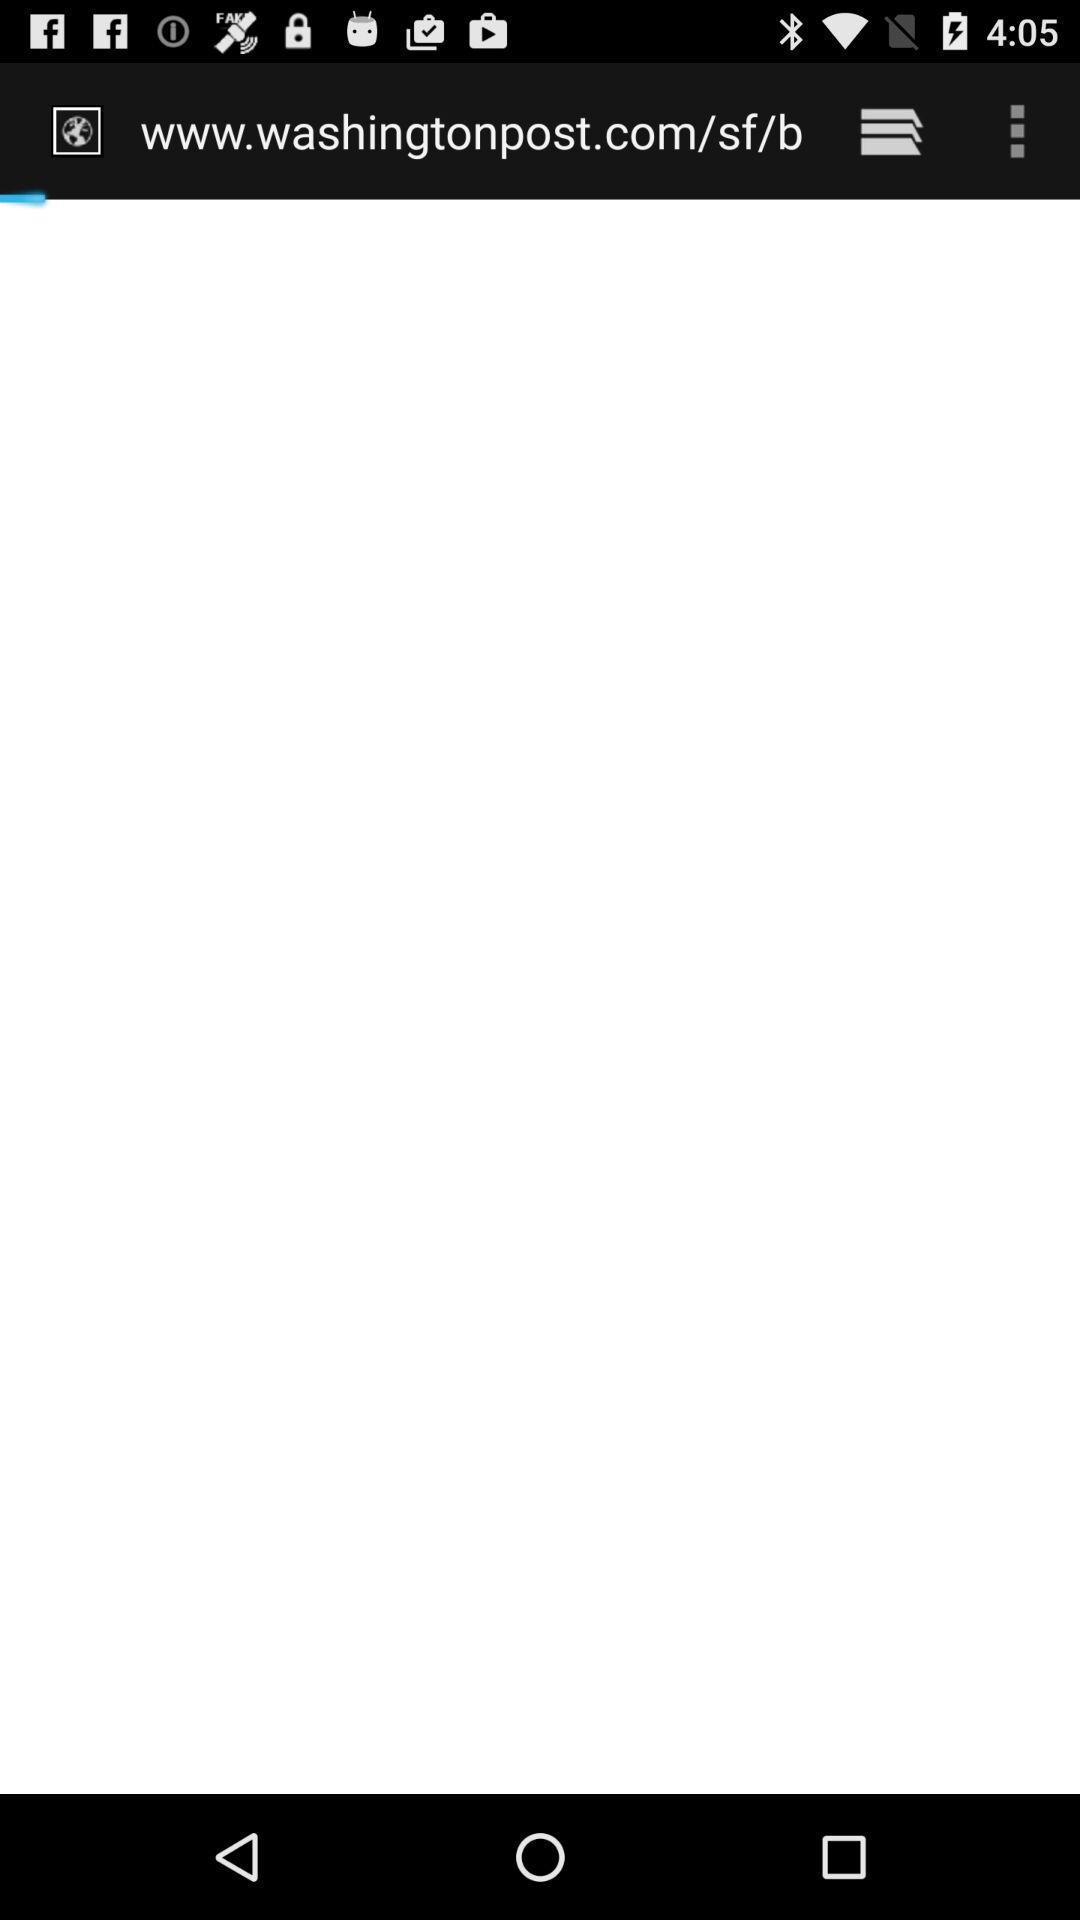 The width and height of the screenshot is (1080, 1920). What do you see at coordinates (540, 996) in the screenshot?
I see `item at the center` at bounding box center [540, 996].